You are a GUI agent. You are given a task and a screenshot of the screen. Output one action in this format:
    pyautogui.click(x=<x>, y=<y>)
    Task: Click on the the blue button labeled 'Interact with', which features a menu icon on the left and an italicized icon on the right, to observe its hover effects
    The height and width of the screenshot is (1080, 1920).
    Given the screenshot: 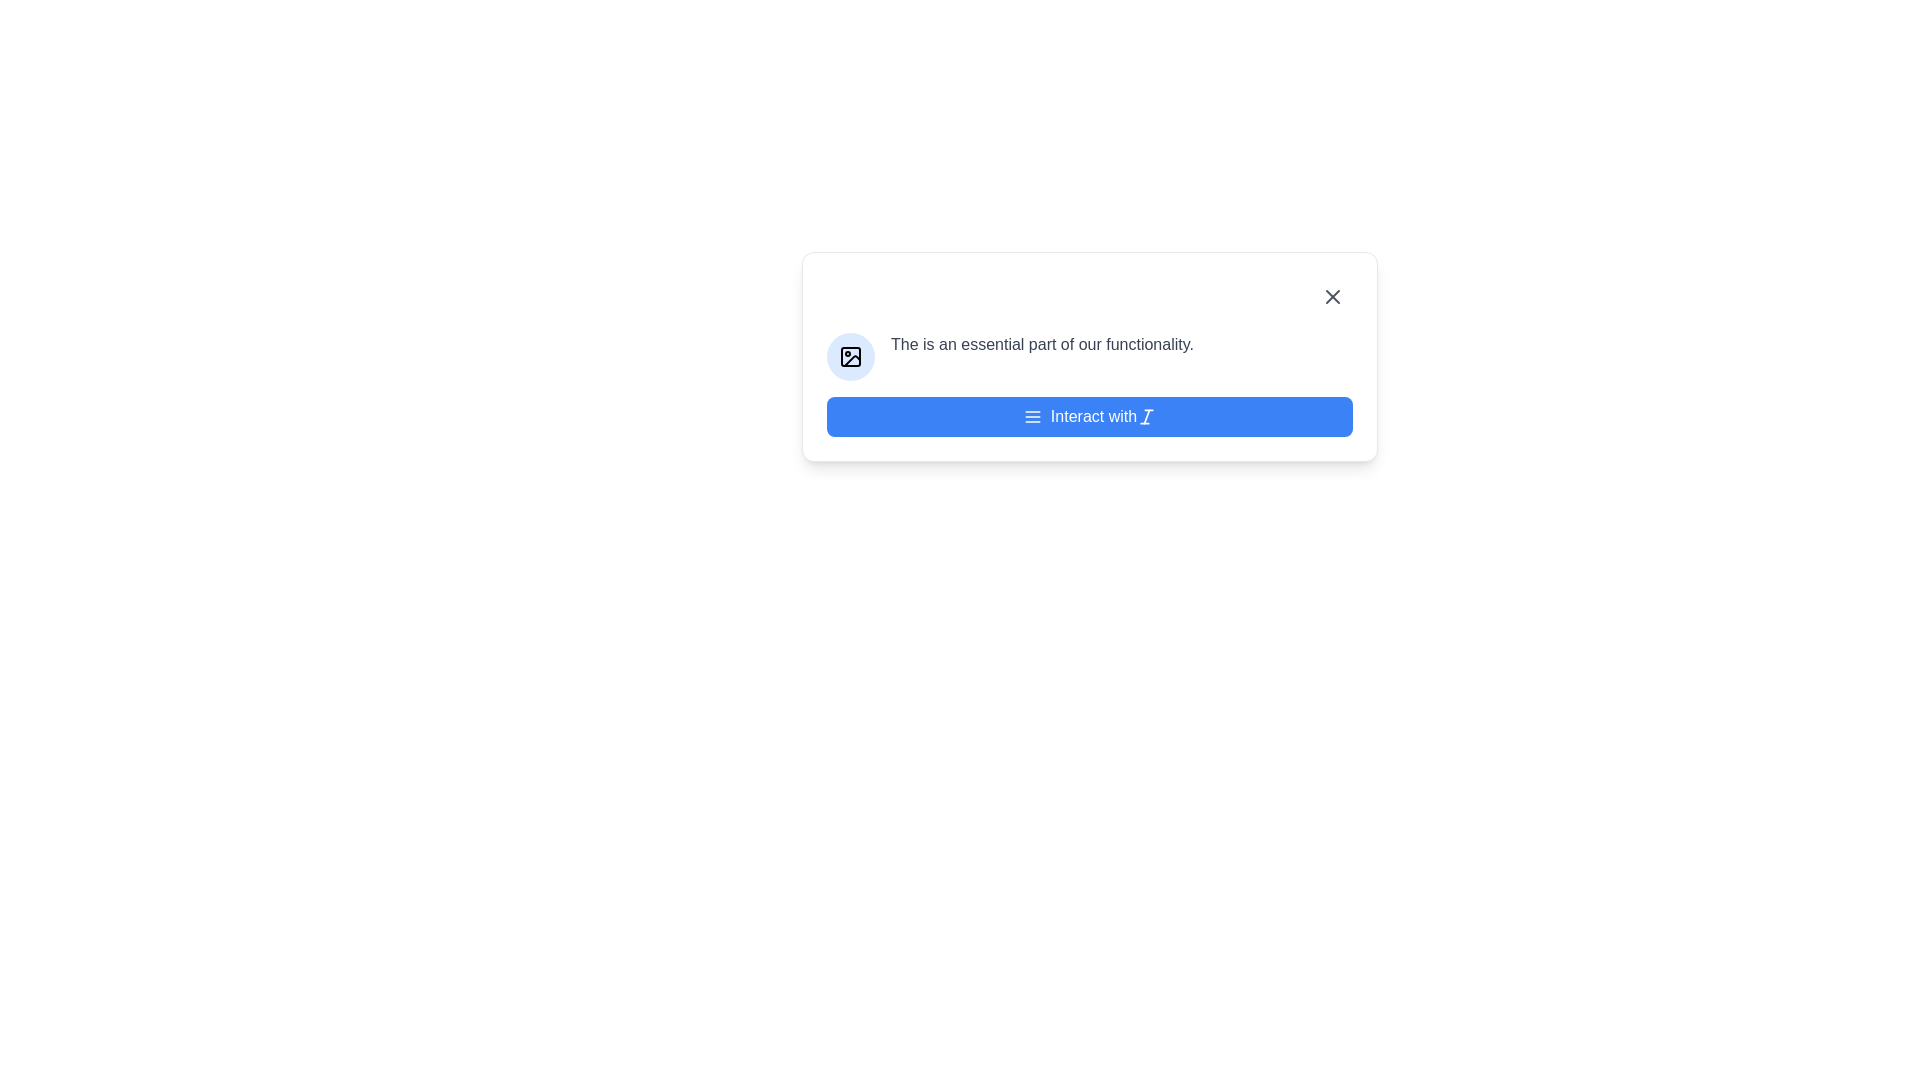 What is the action you would take?
    pyautogui.click(x=1088, y=415)
    